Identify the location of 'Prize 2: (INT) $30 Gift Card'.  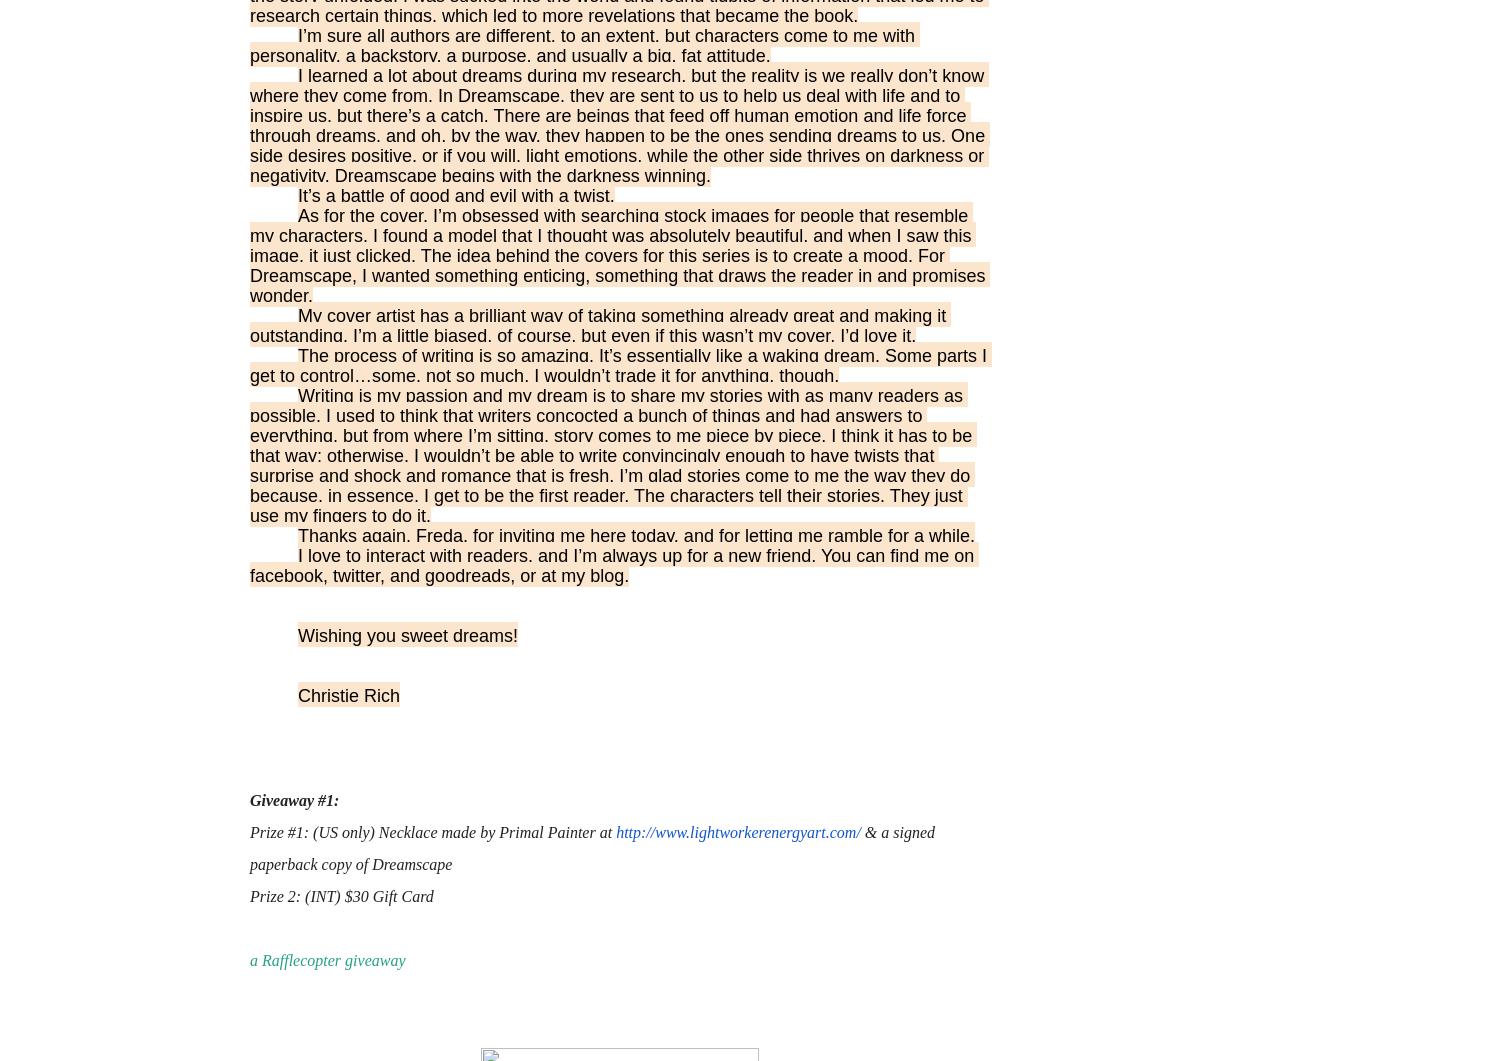
(340, 895).